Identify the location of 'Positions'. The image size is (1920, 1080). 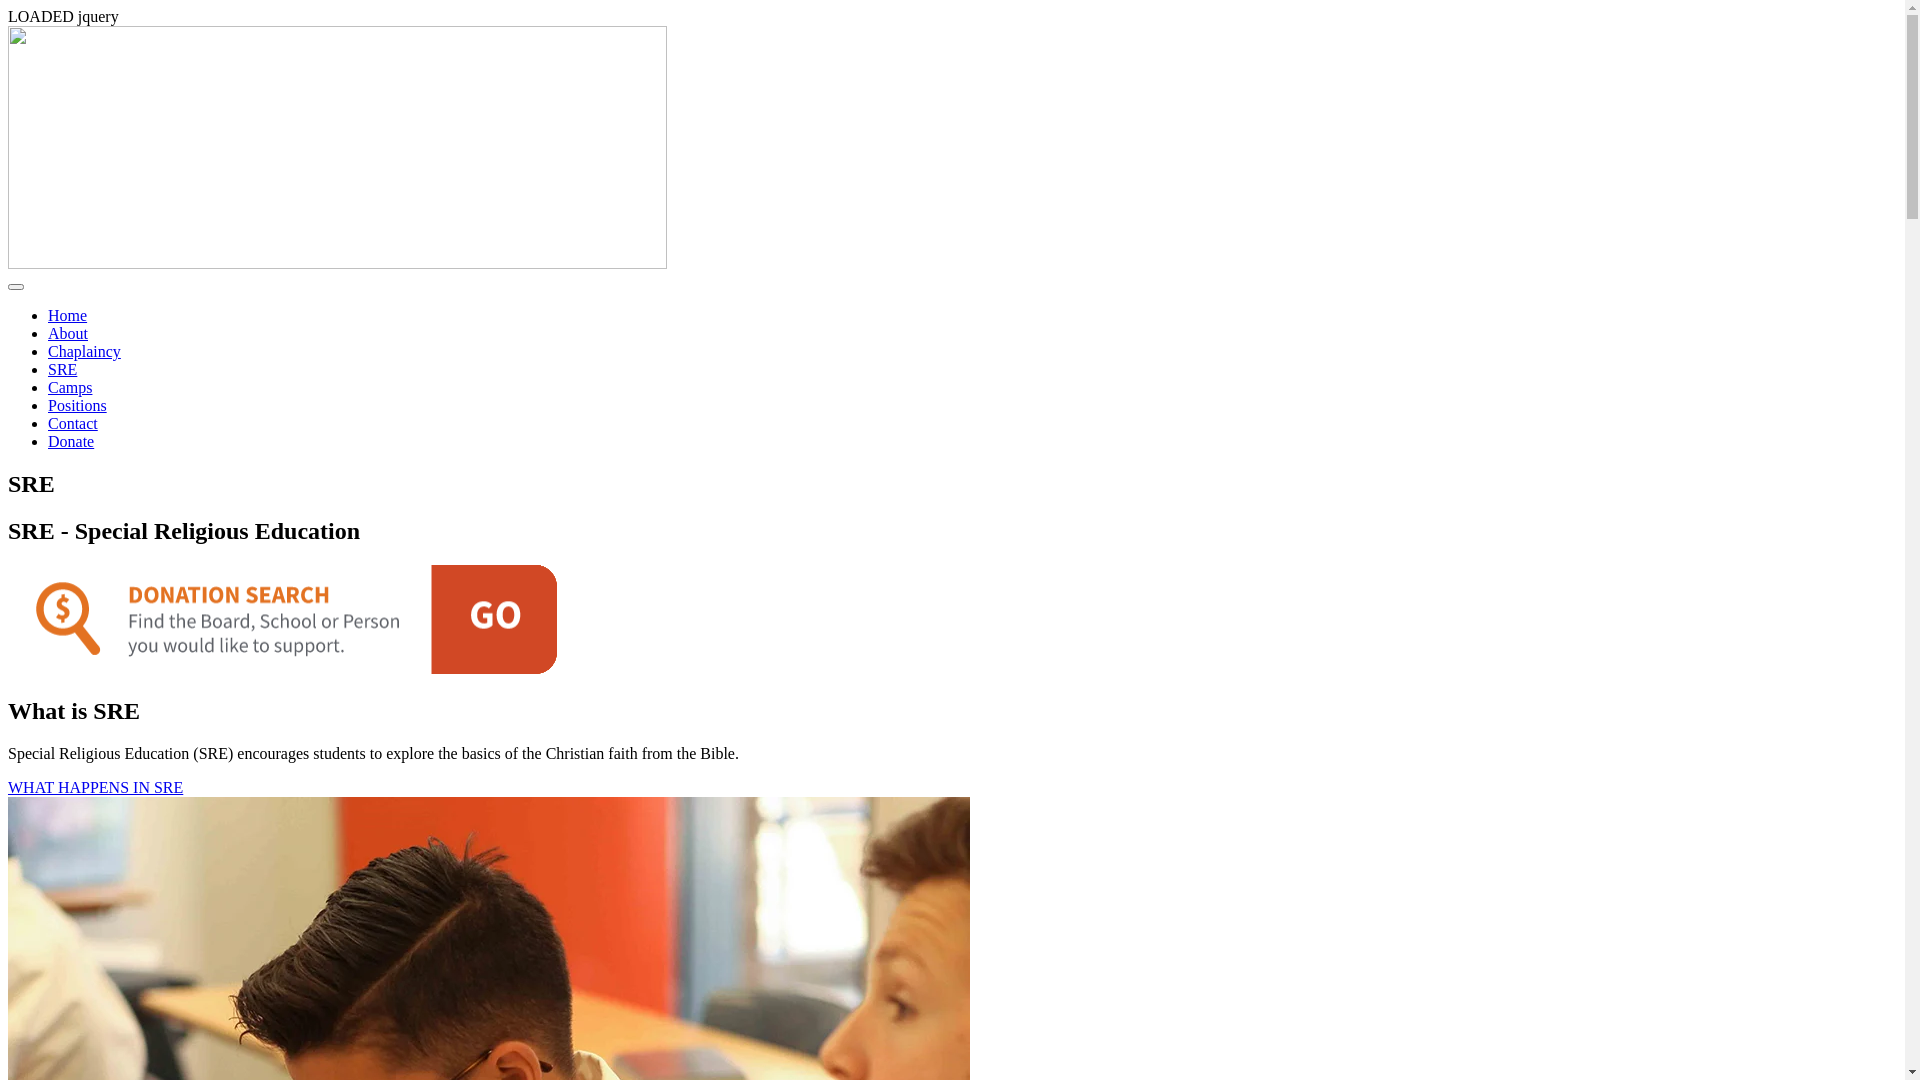
(77, 405).